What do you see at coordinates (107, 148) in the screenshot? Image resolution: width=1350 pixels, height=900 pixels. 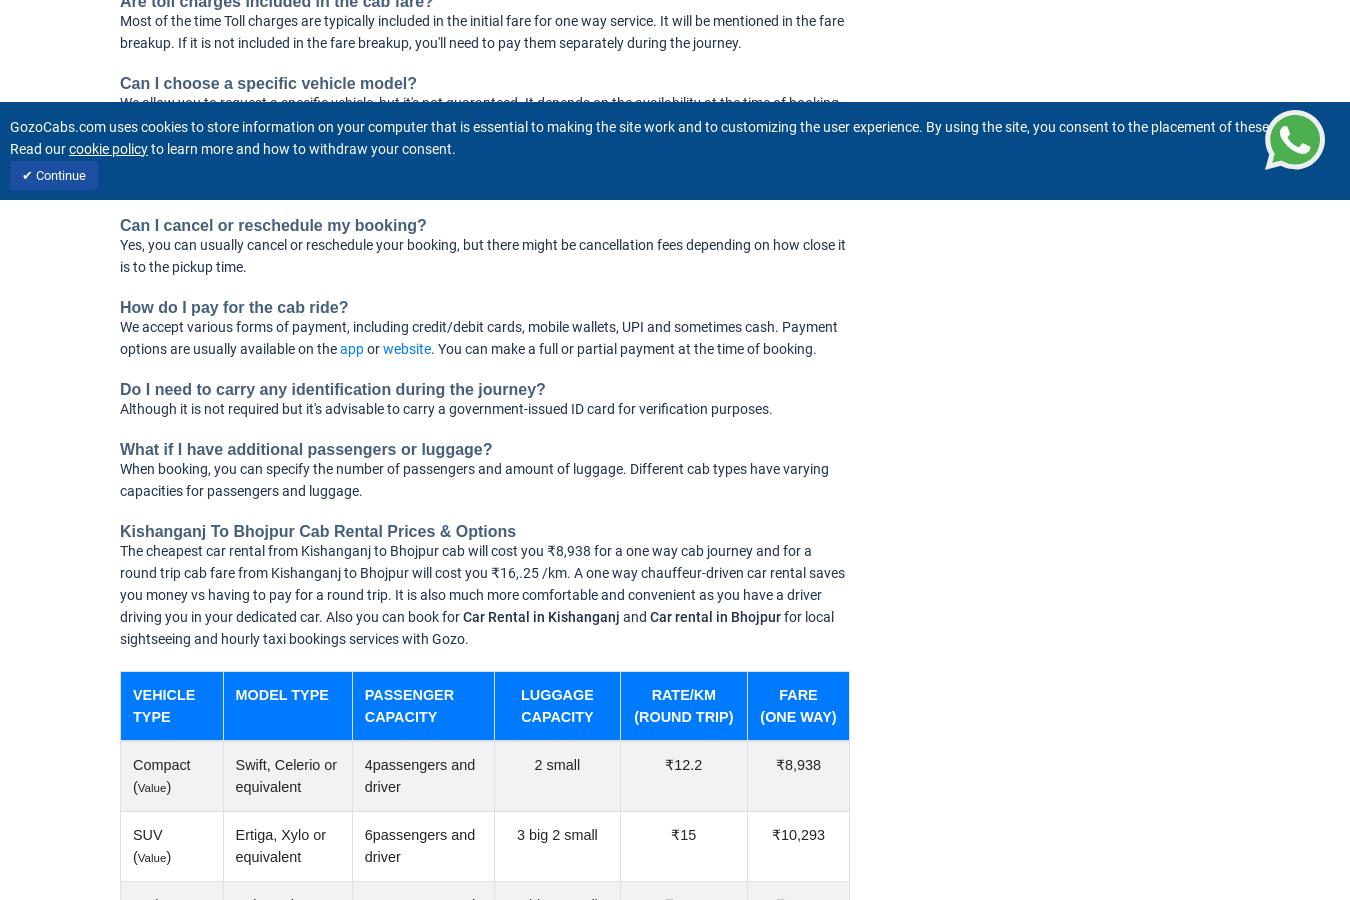 I see `'cookie policy'` at bounding box center [107, 148].